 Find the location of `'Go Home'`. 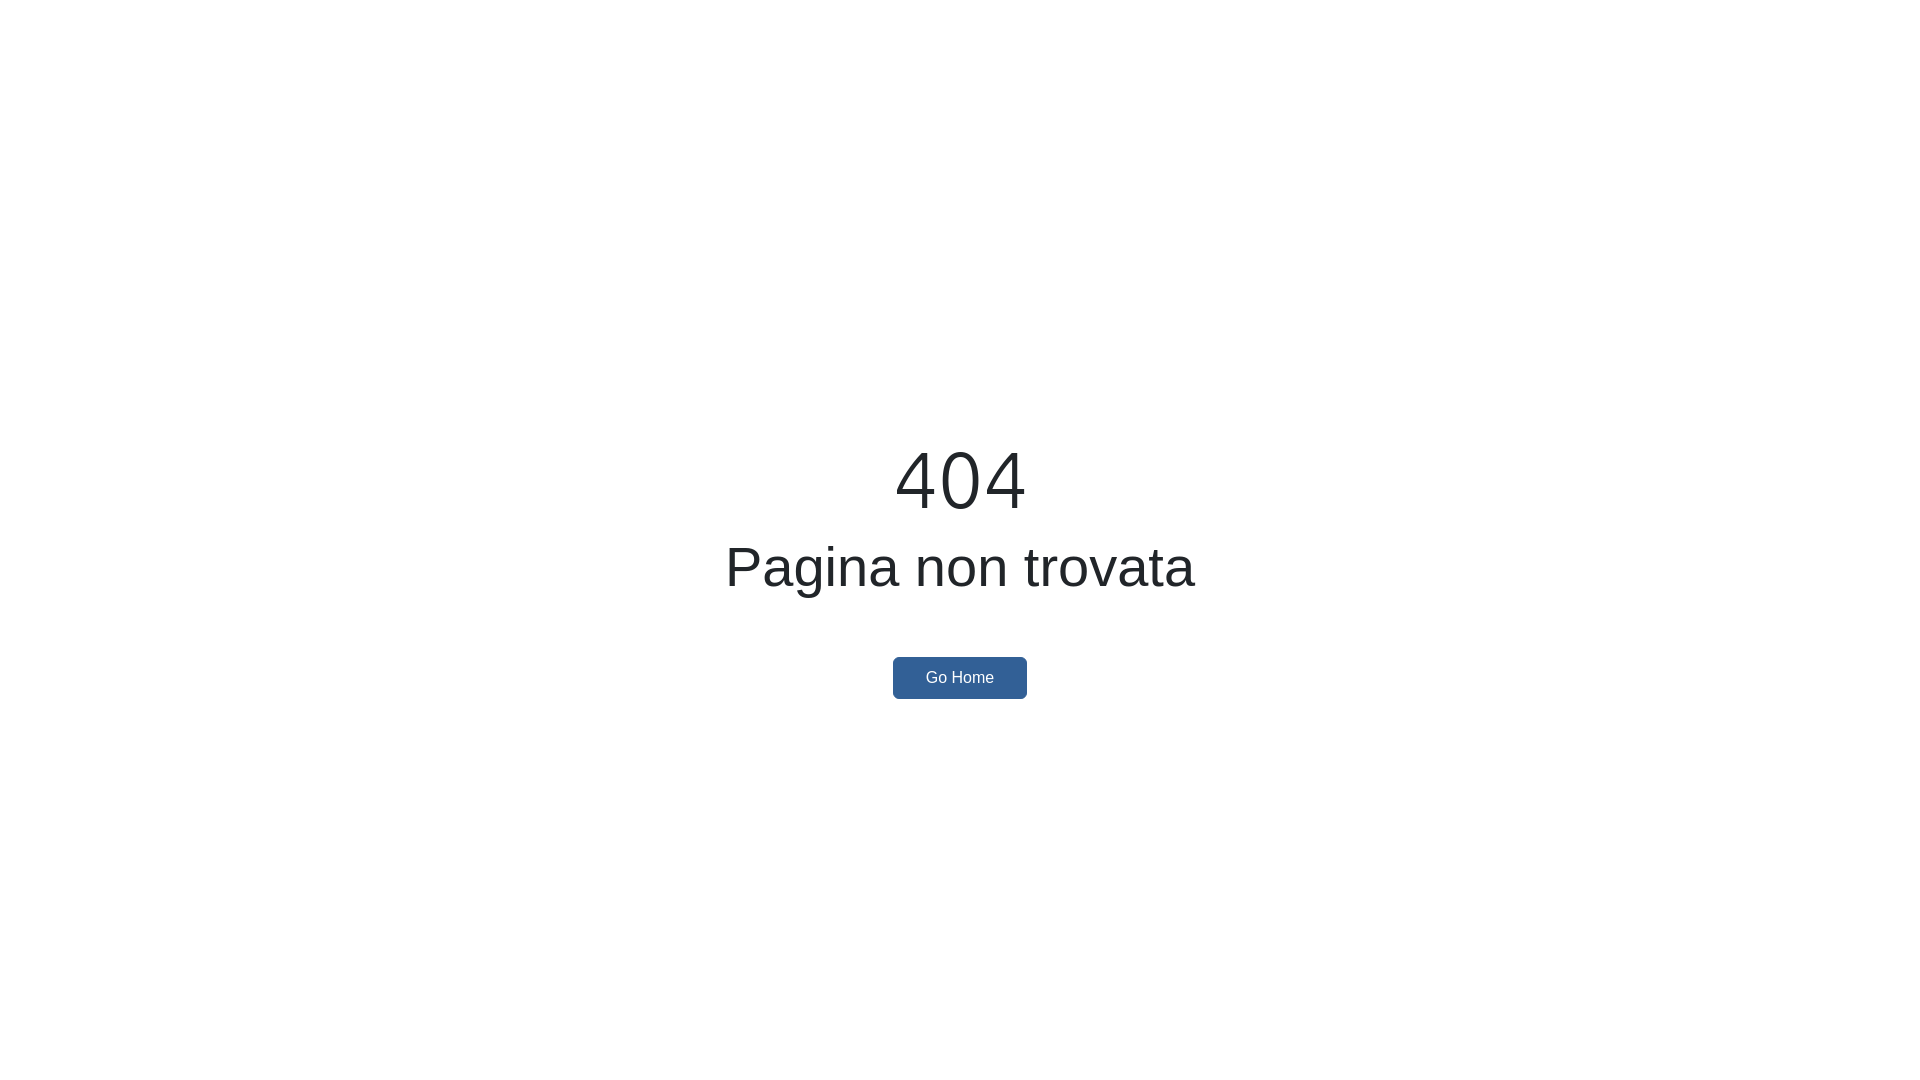

'Go Home' is located at coordinates (960, 677).